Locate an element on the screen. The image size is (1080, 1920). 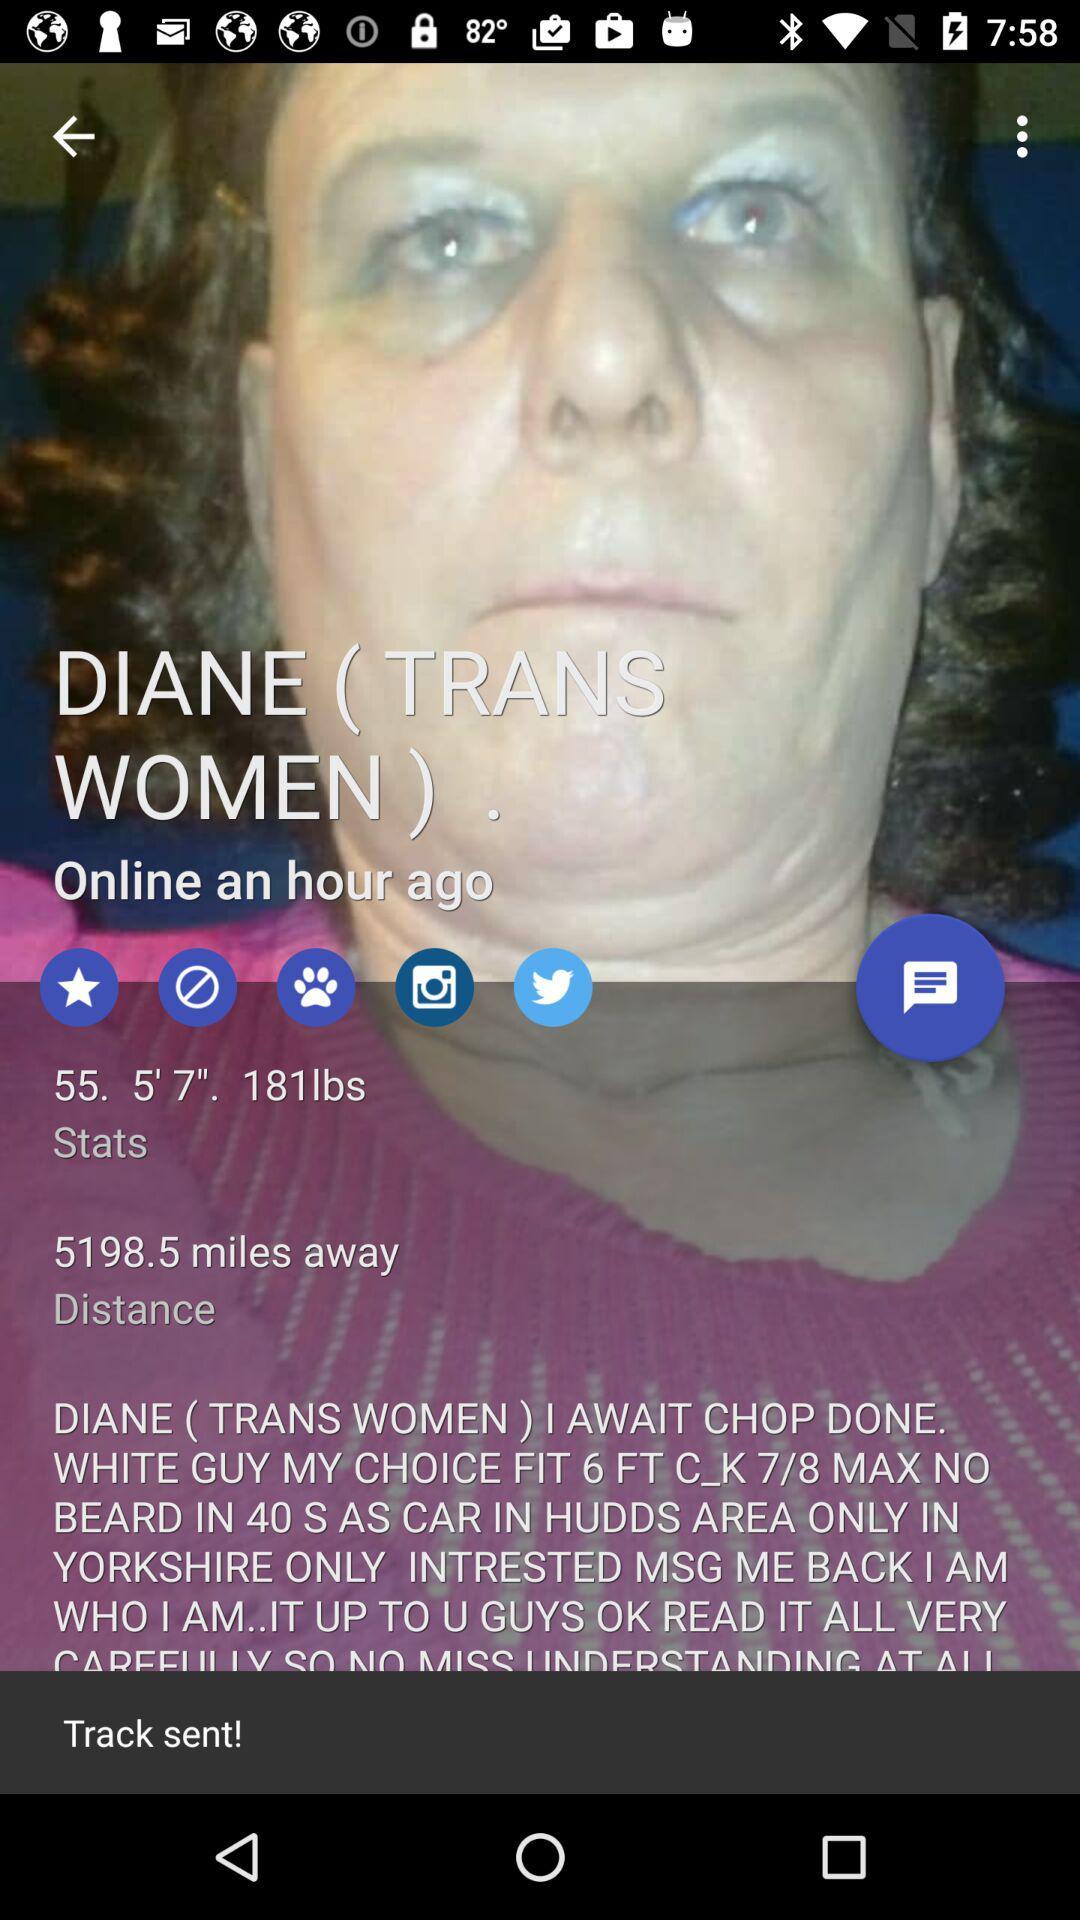
the chat icon is located at coordinates (930, 995).